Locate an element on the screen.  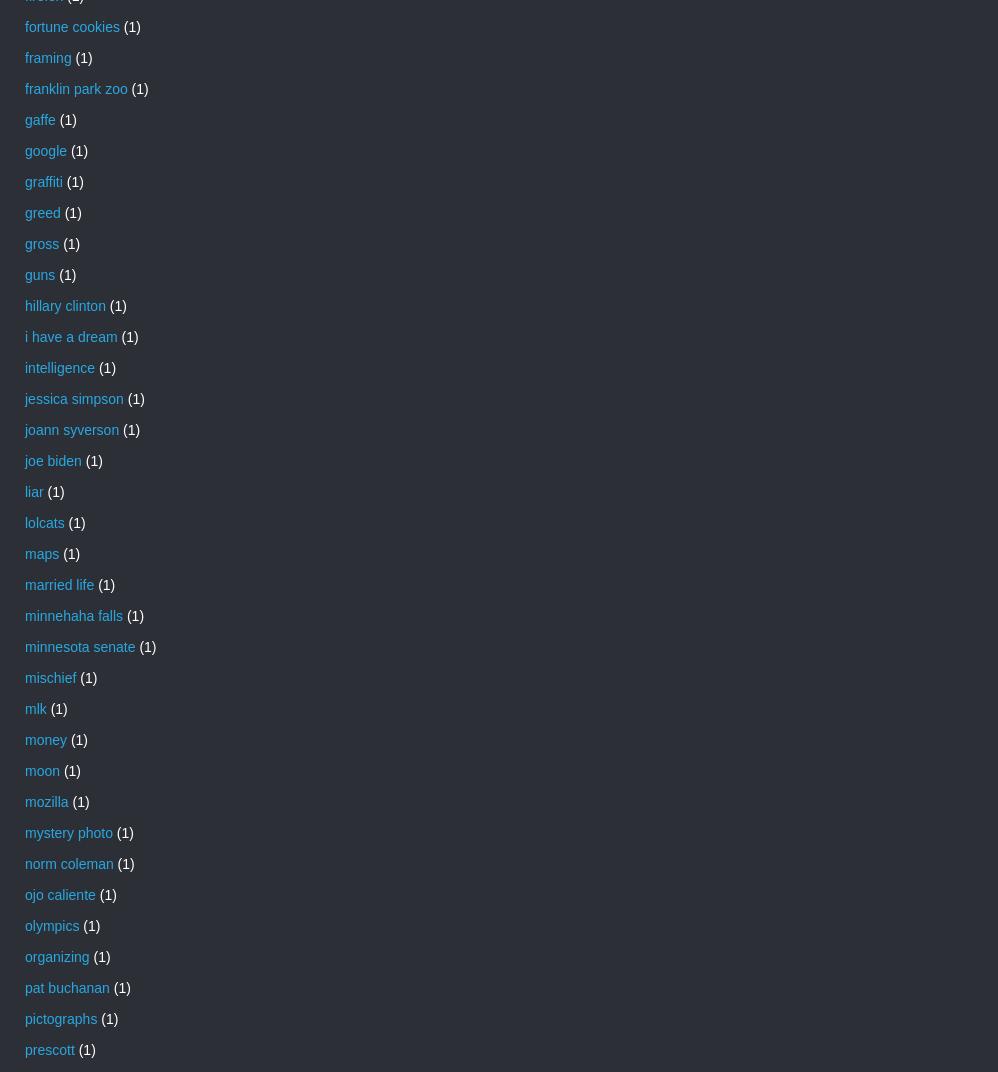
'pat buchanan' is located at coordinates (65, 985).